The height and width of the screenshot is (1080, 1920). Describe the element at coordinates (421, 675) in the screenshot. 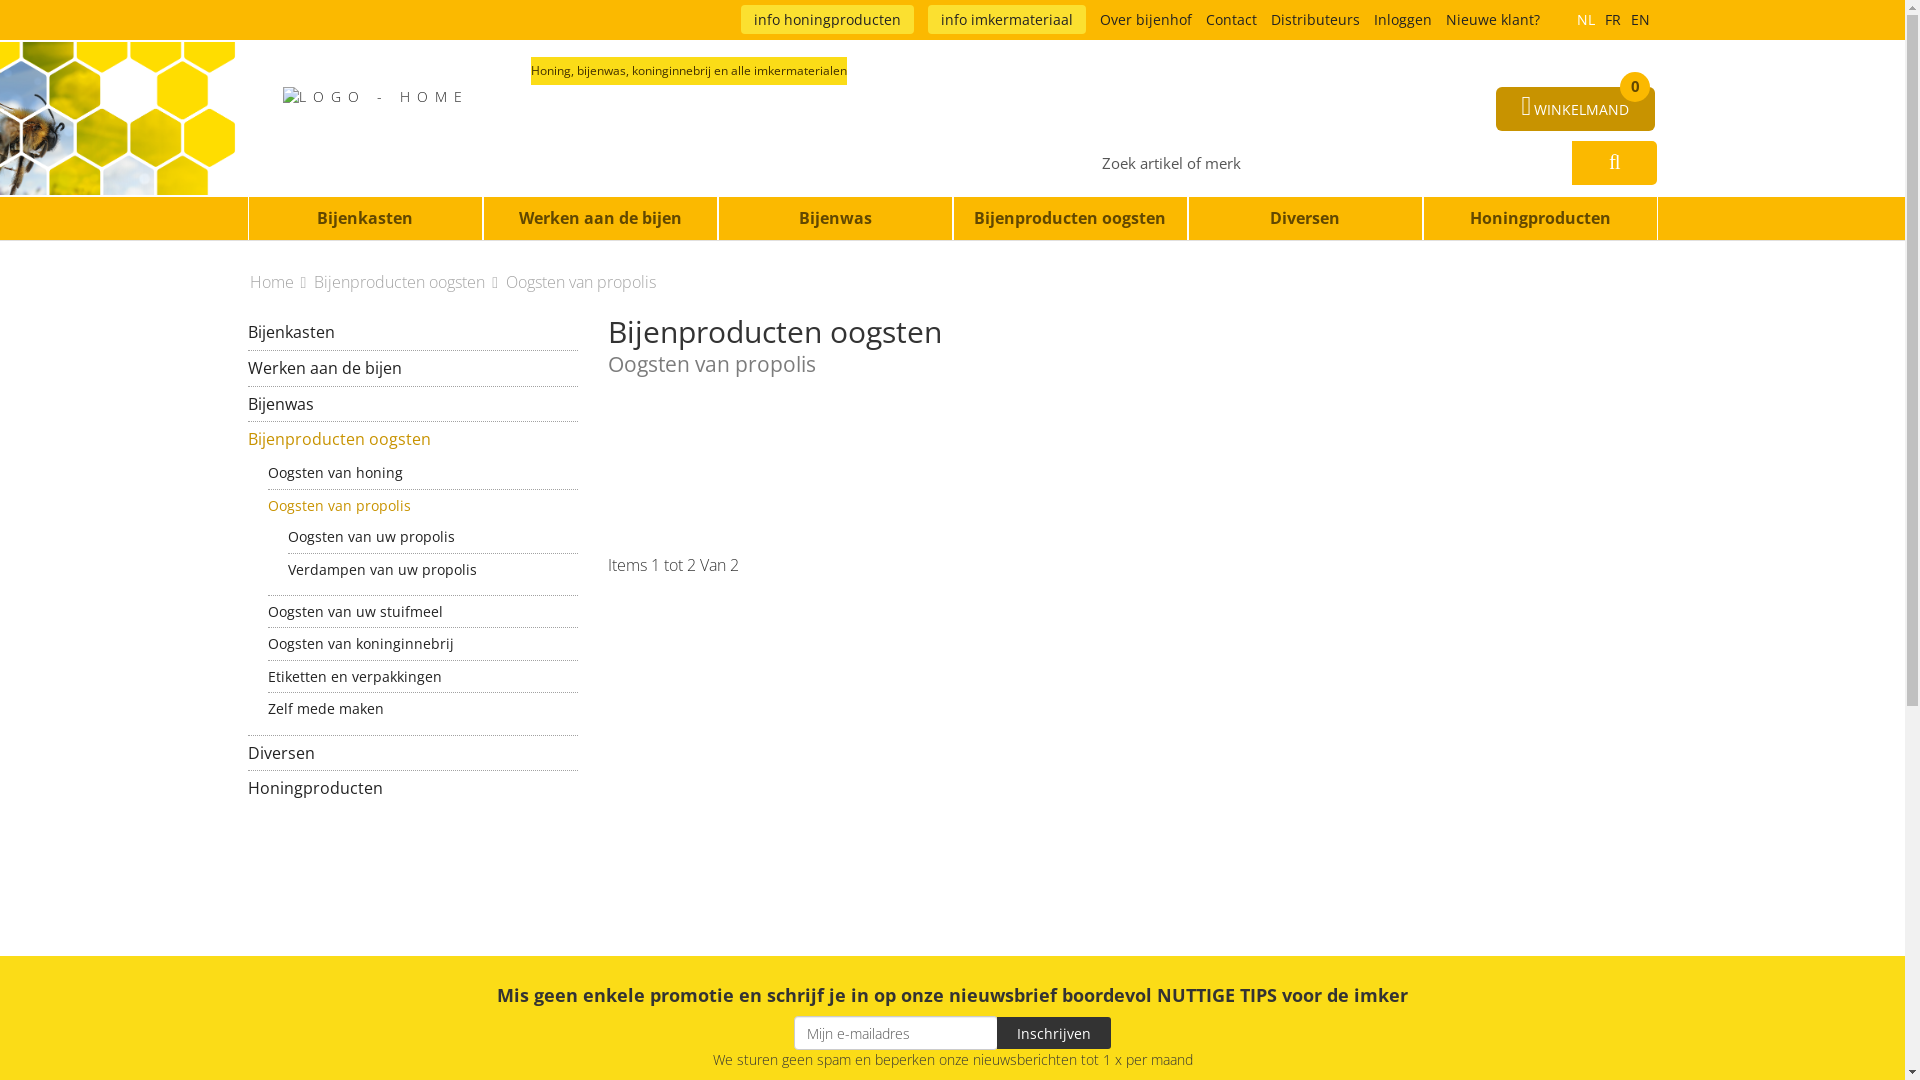

I see `'Etiketten en verpakkingen'` at that location.